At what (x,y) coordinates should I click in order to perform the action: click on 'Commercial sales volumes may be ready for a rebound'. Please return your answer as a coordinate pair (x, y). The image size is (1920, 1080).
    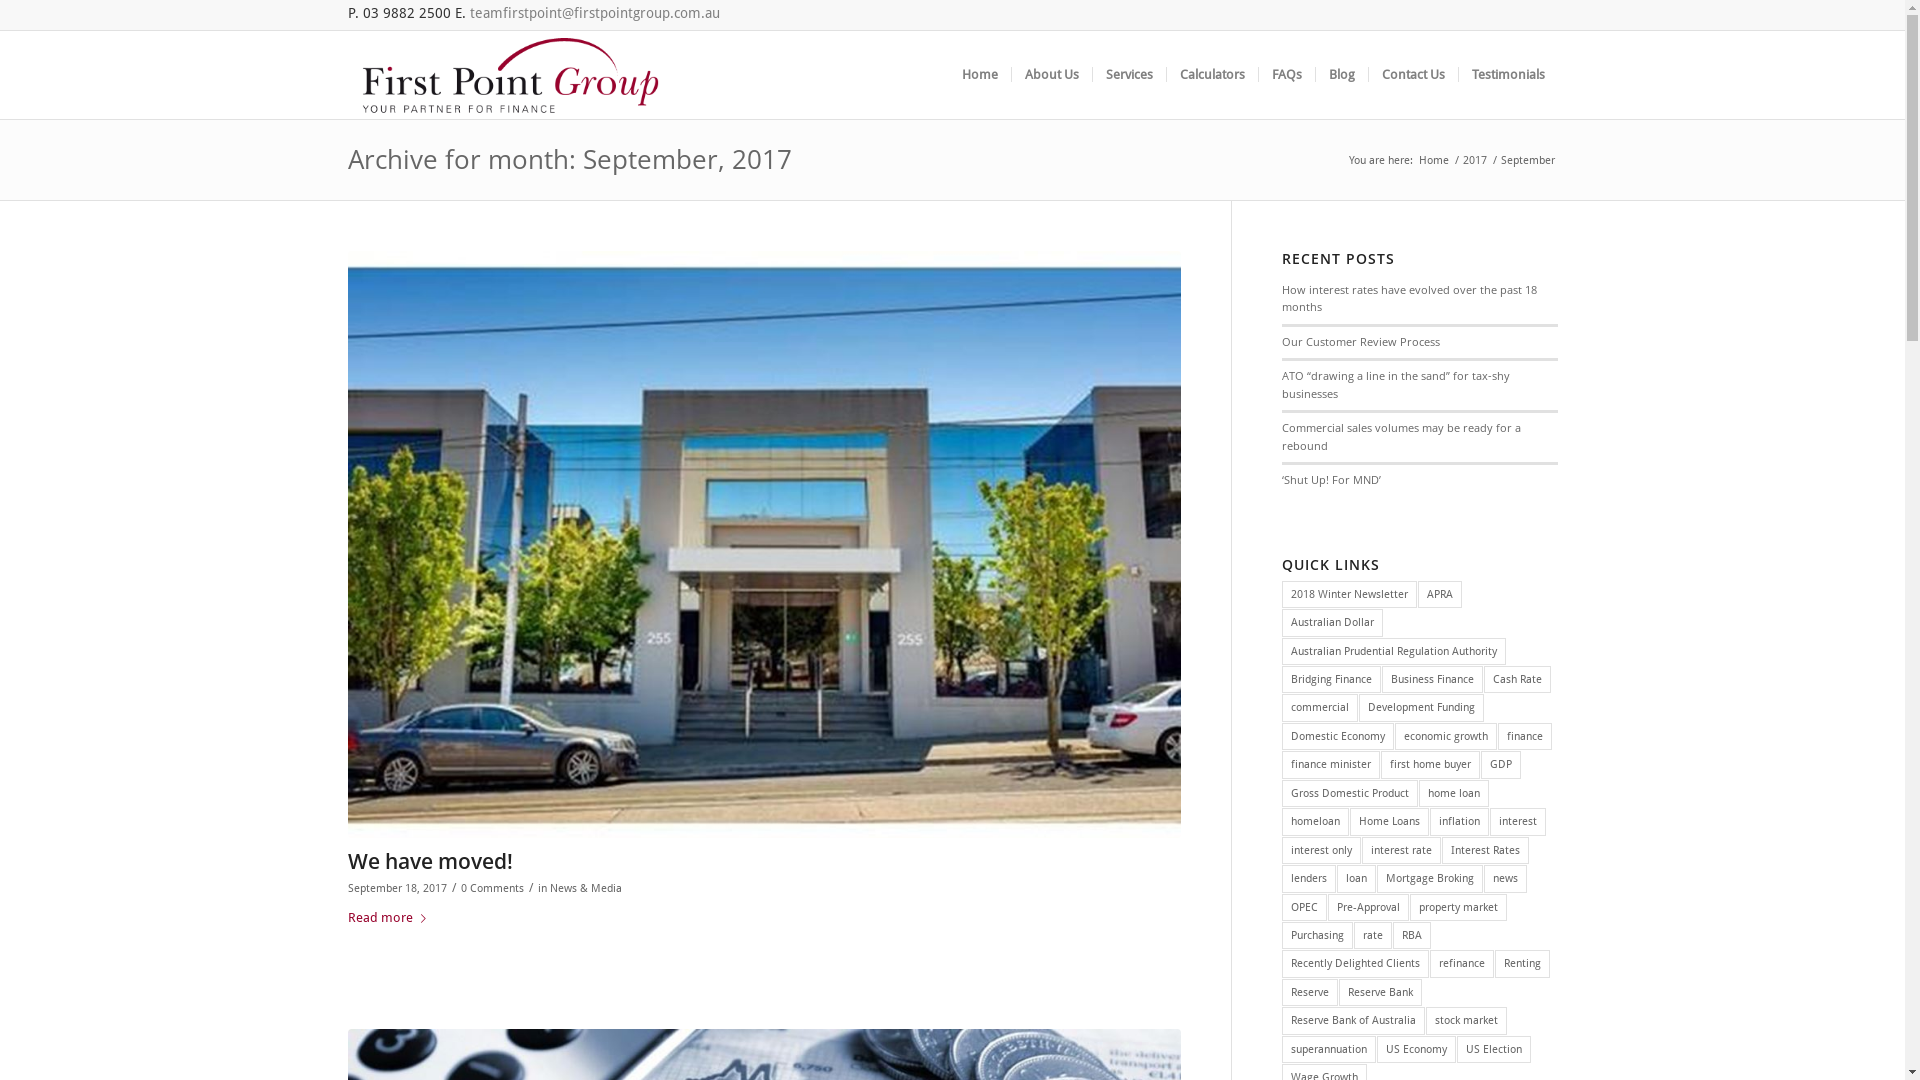
    Looking at the image, I should click on (1281, 435).